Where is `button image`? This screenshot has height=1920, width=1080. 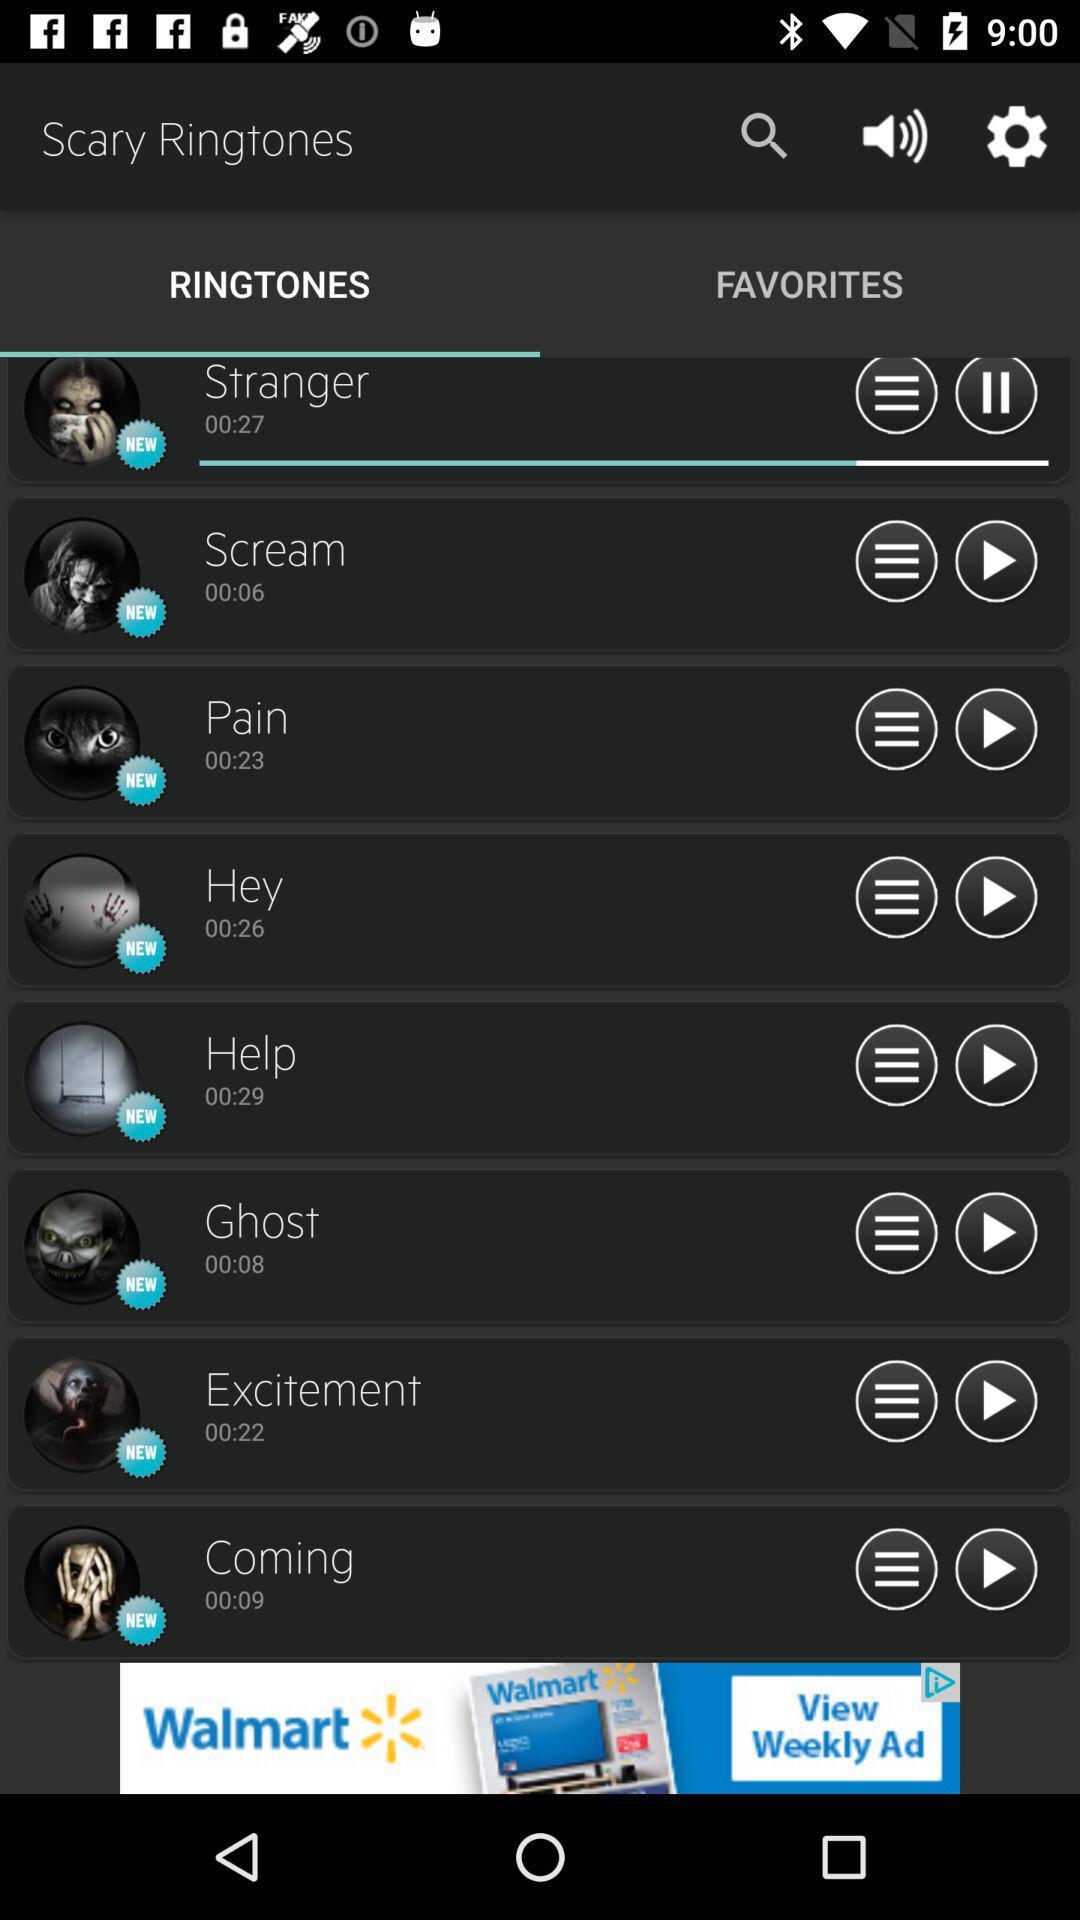 button image is located at coordinates (895, 1569).